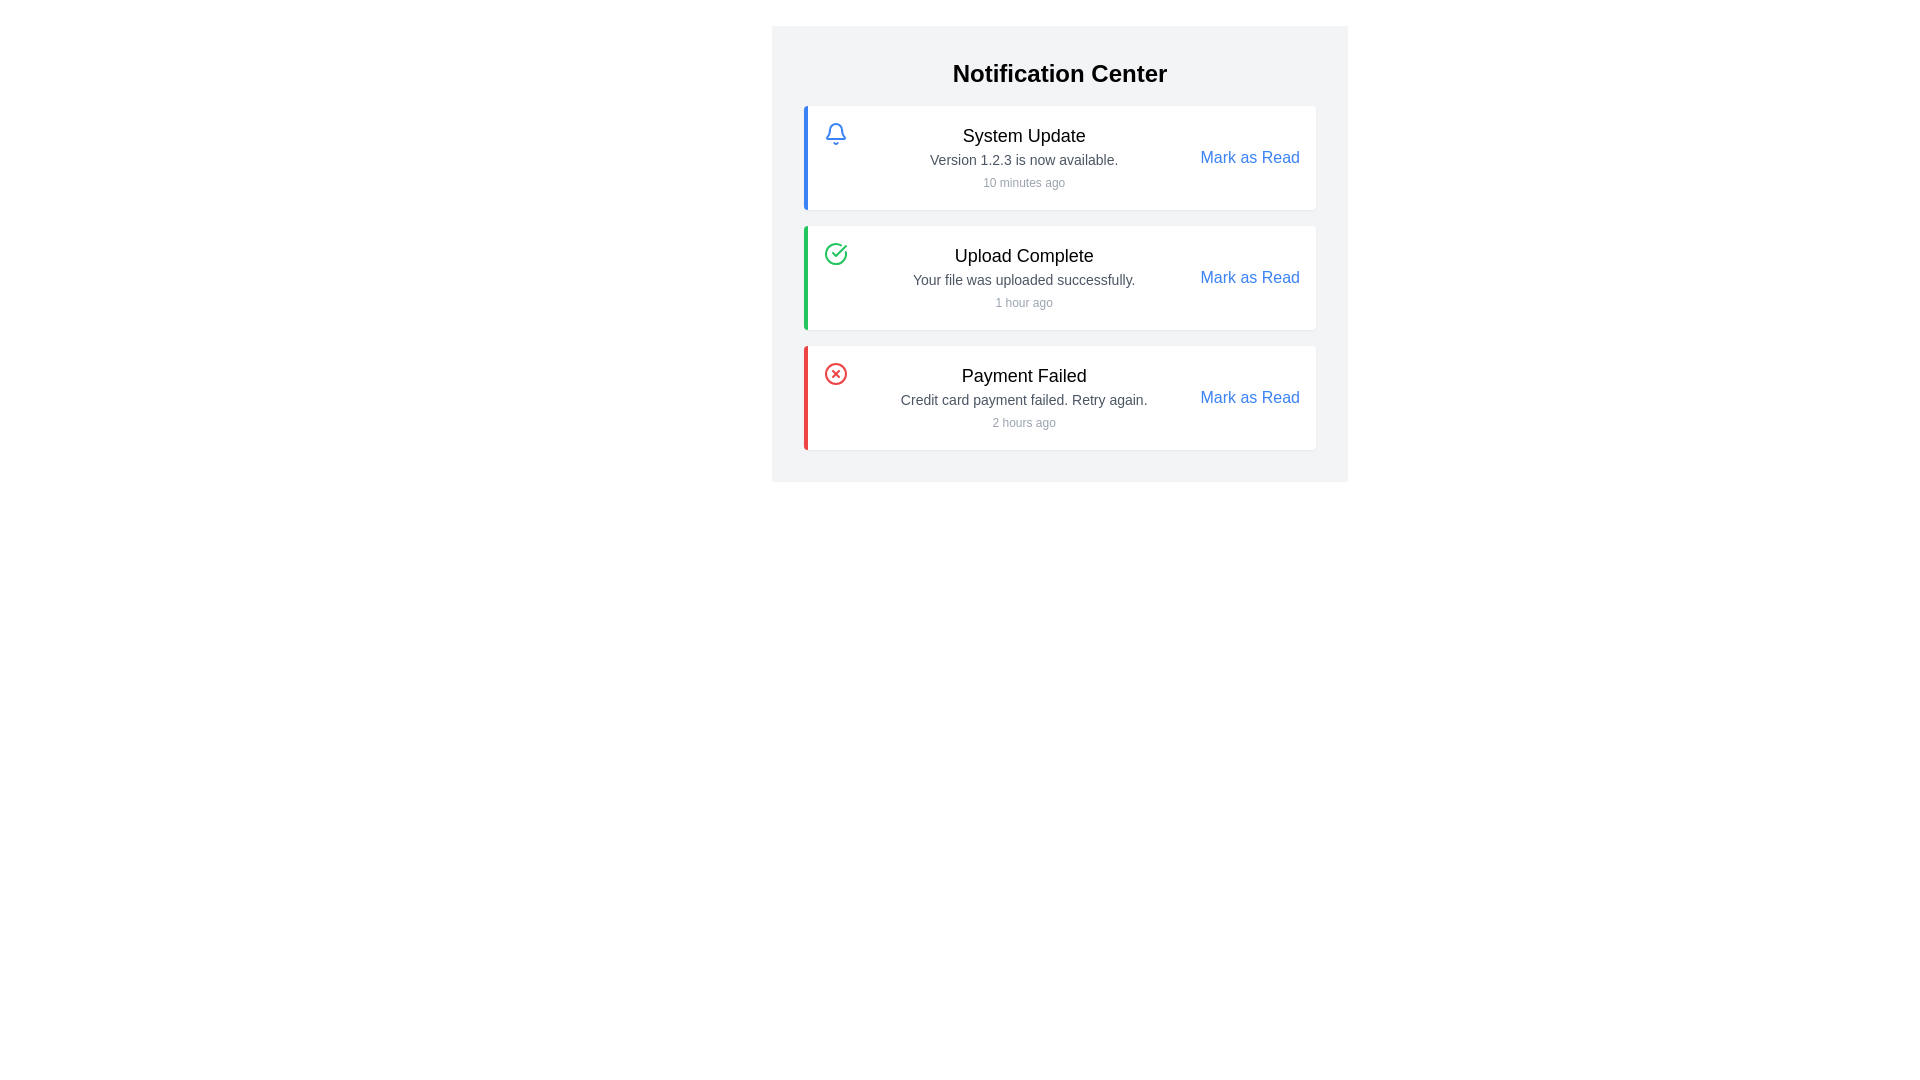 Image resolution: width=1920 pixels, height=1080 pixels. Describe the element at coordinates (1024, 182) in the screenshot. I see `the Text label that indicates the relative time of the notification issued under the 'System Update' notification, located beneath 'Version 1.2.3 is now available.'` at that location.